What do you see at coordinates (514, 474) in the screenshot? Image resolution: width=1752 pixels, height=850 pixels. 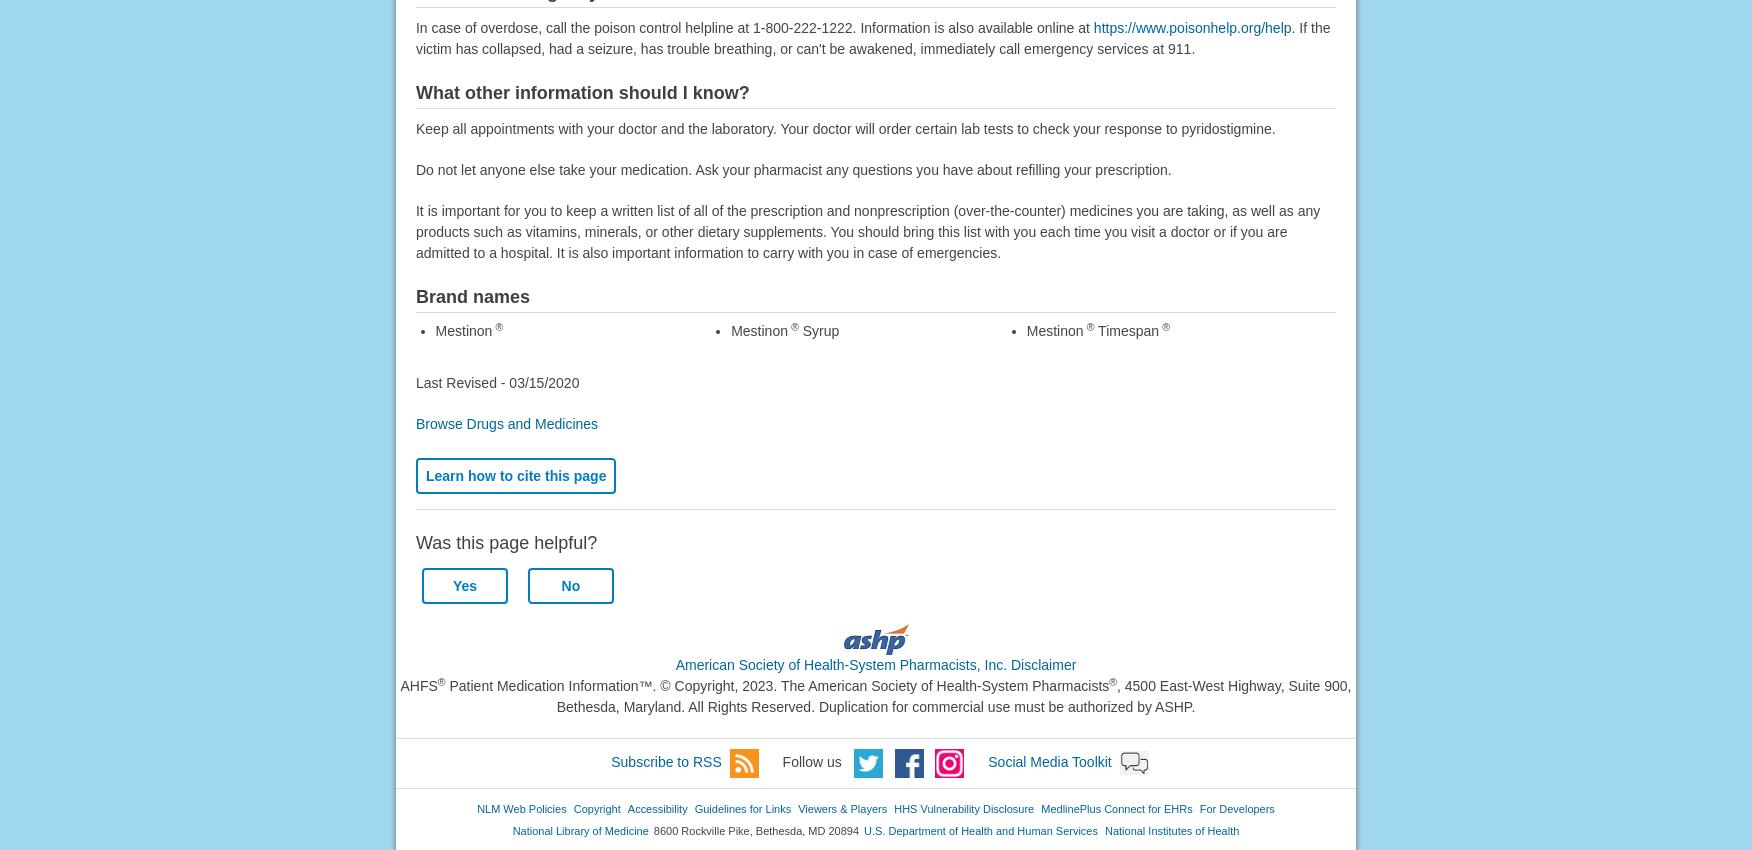 I see `'Learn how to cite this page'` at bounding box center [514, 474].